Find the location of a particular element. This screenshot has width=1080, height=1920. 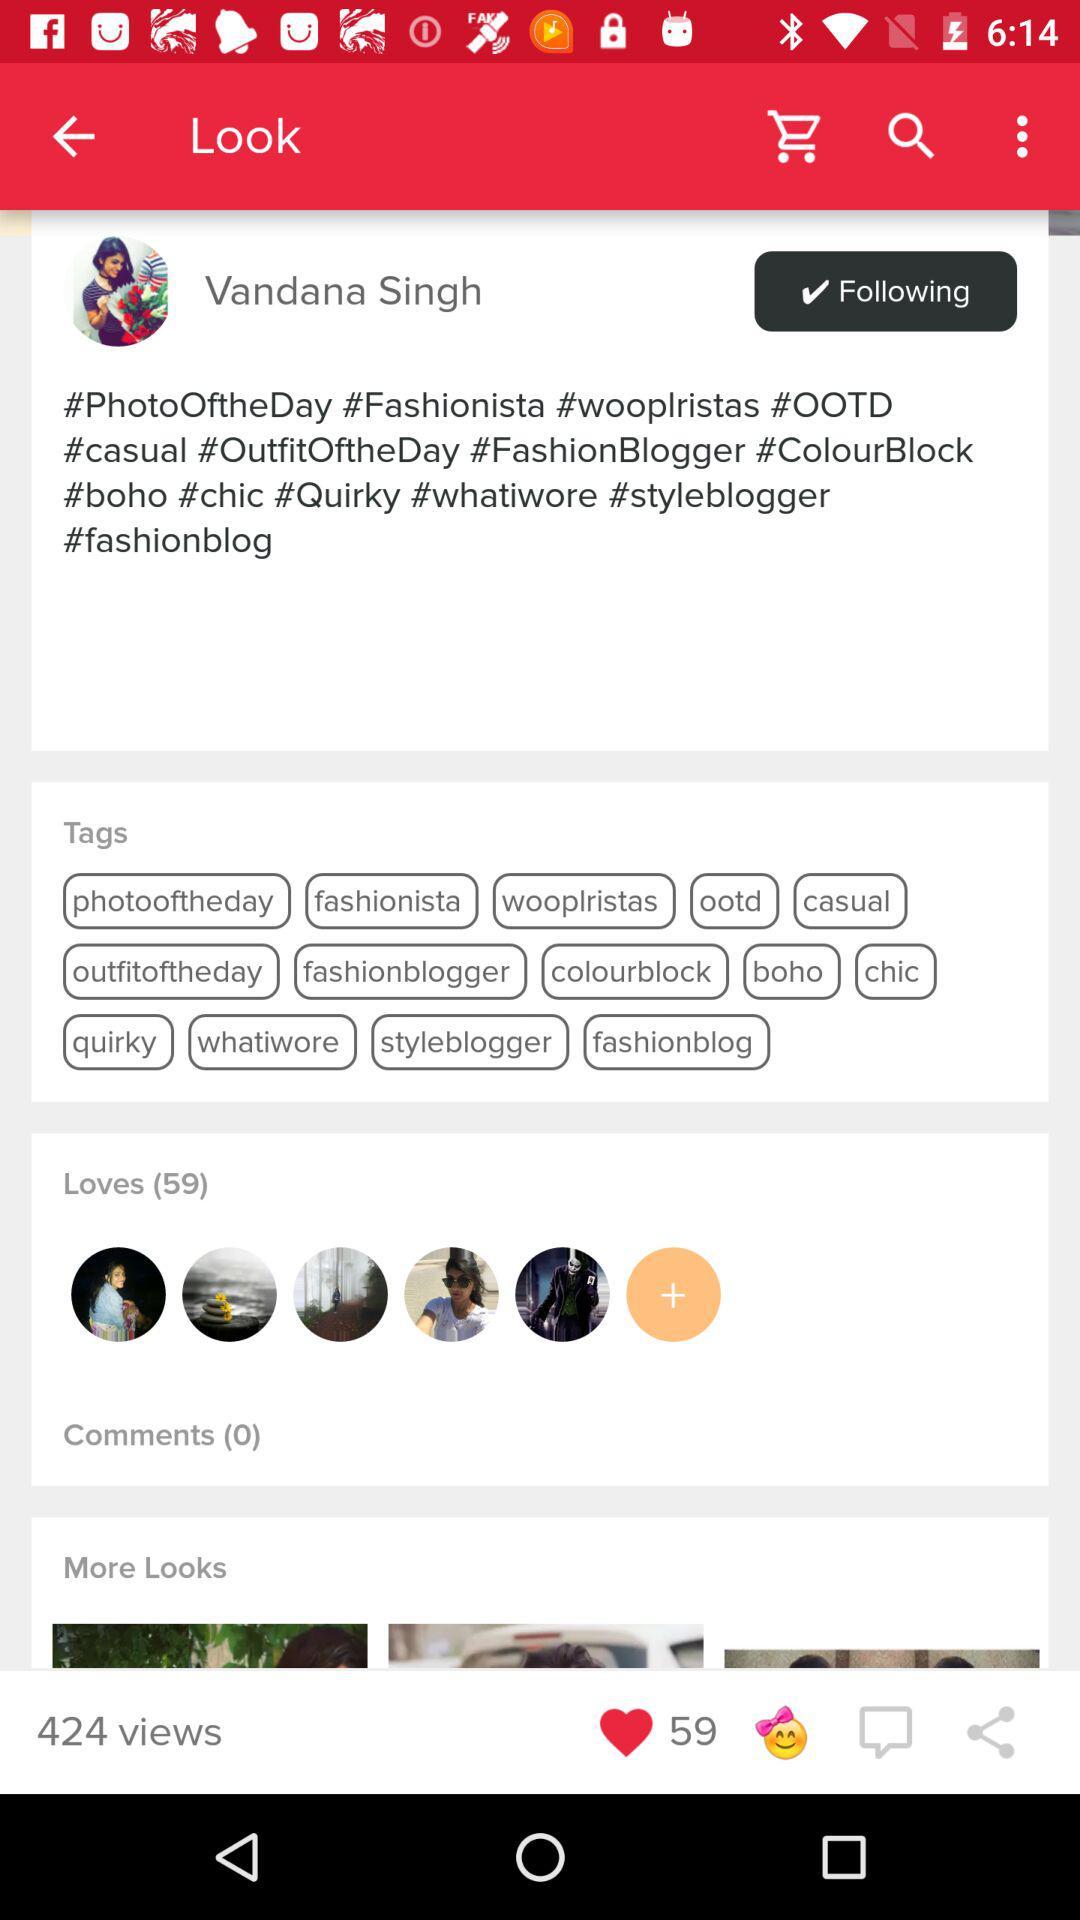

option is located at coordinates (673, 1294).